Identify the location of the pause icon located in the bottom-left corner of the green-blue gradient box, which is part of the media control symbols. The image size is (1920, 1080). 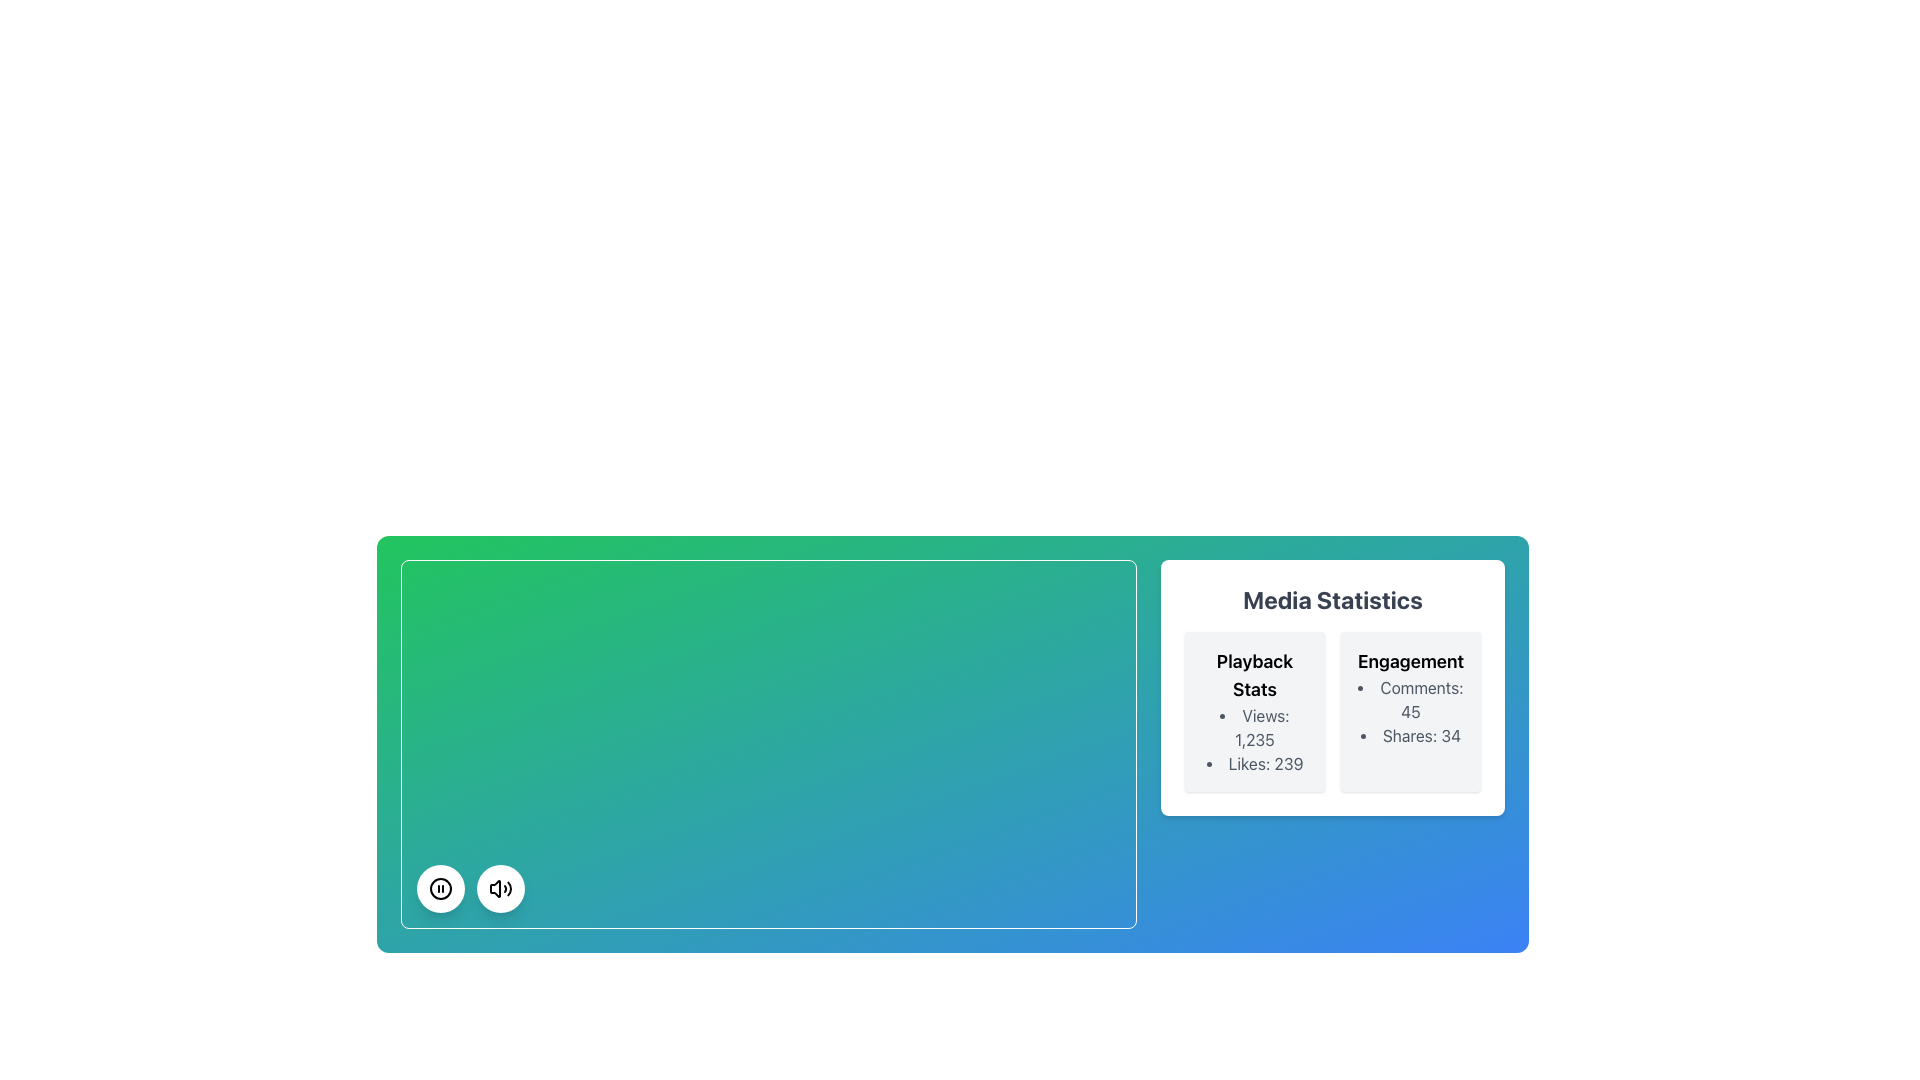
(440, 887).